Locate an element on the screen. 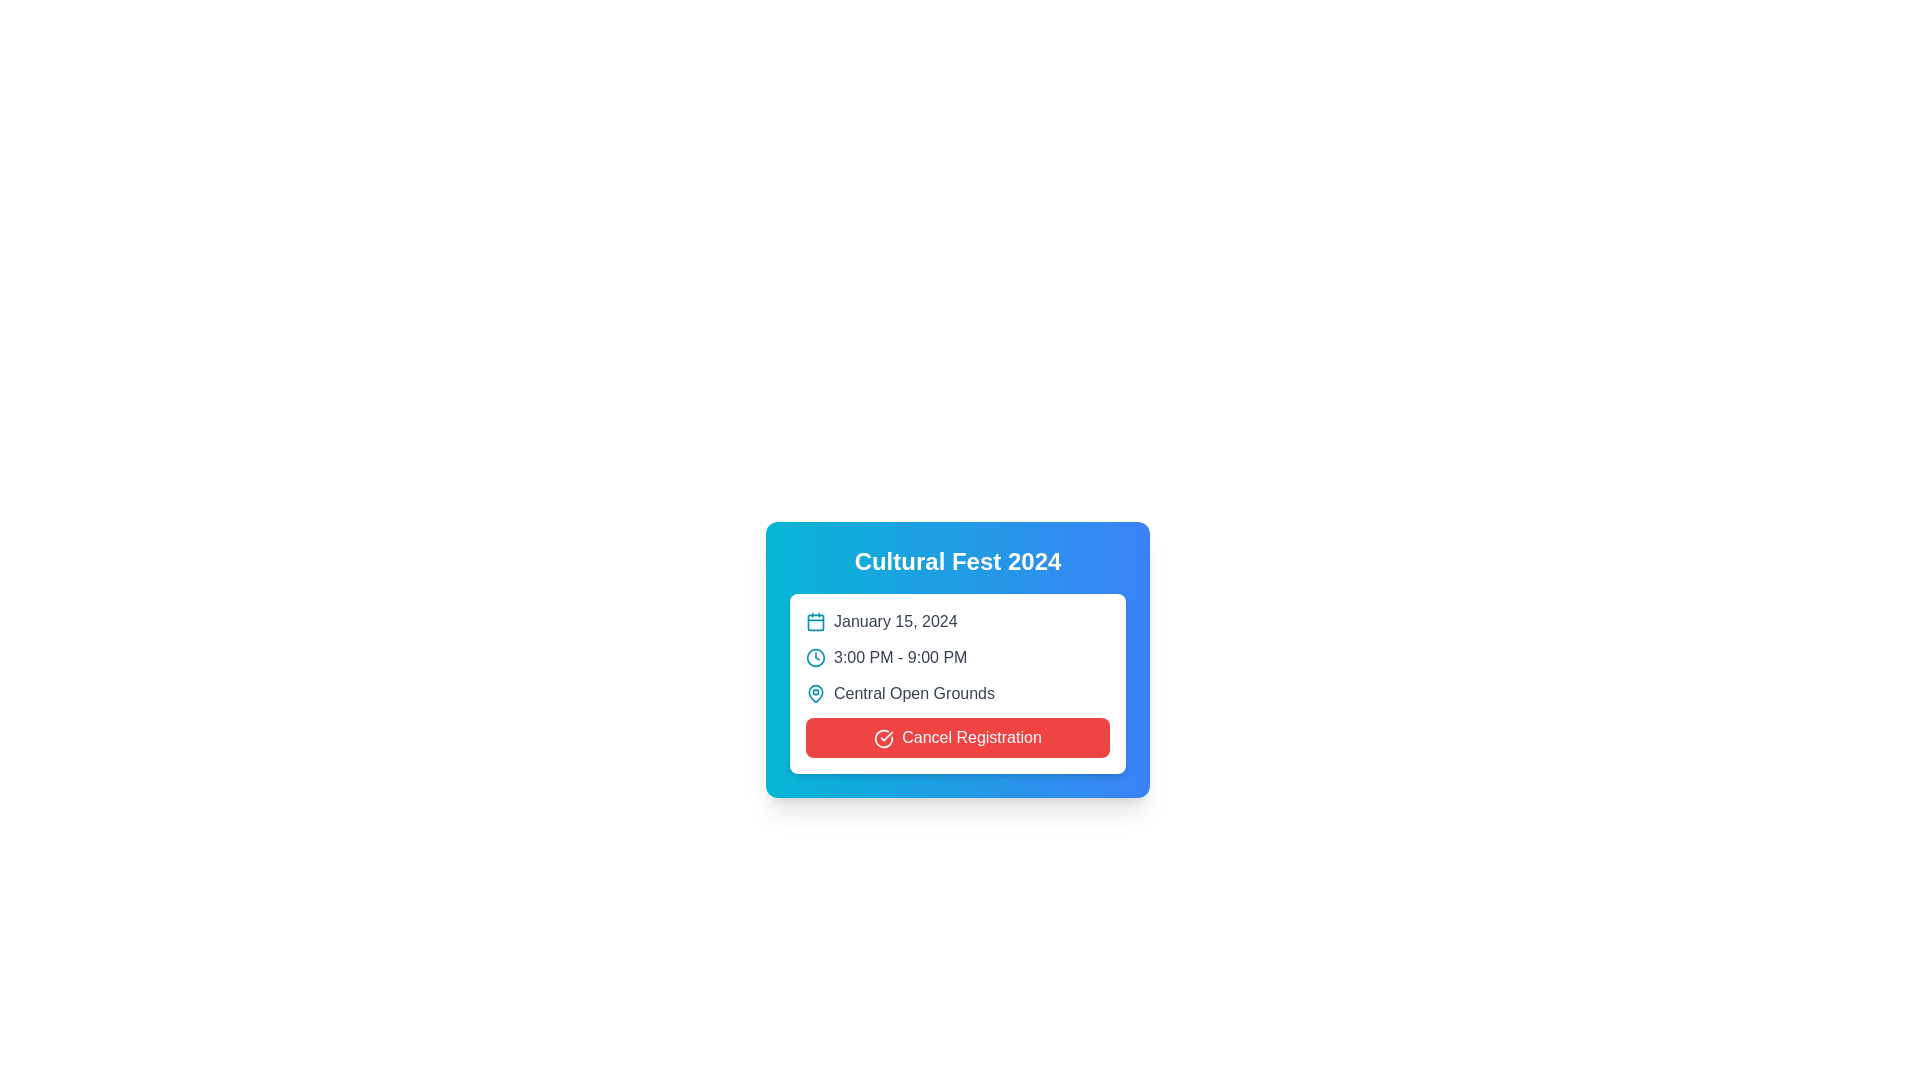  the static text label reading 'Central Open Grounds', which is styled in gray and located in the bottom middle section of a card displaying event details, to the right of a map pin icon is located at coordinates (913, 693).